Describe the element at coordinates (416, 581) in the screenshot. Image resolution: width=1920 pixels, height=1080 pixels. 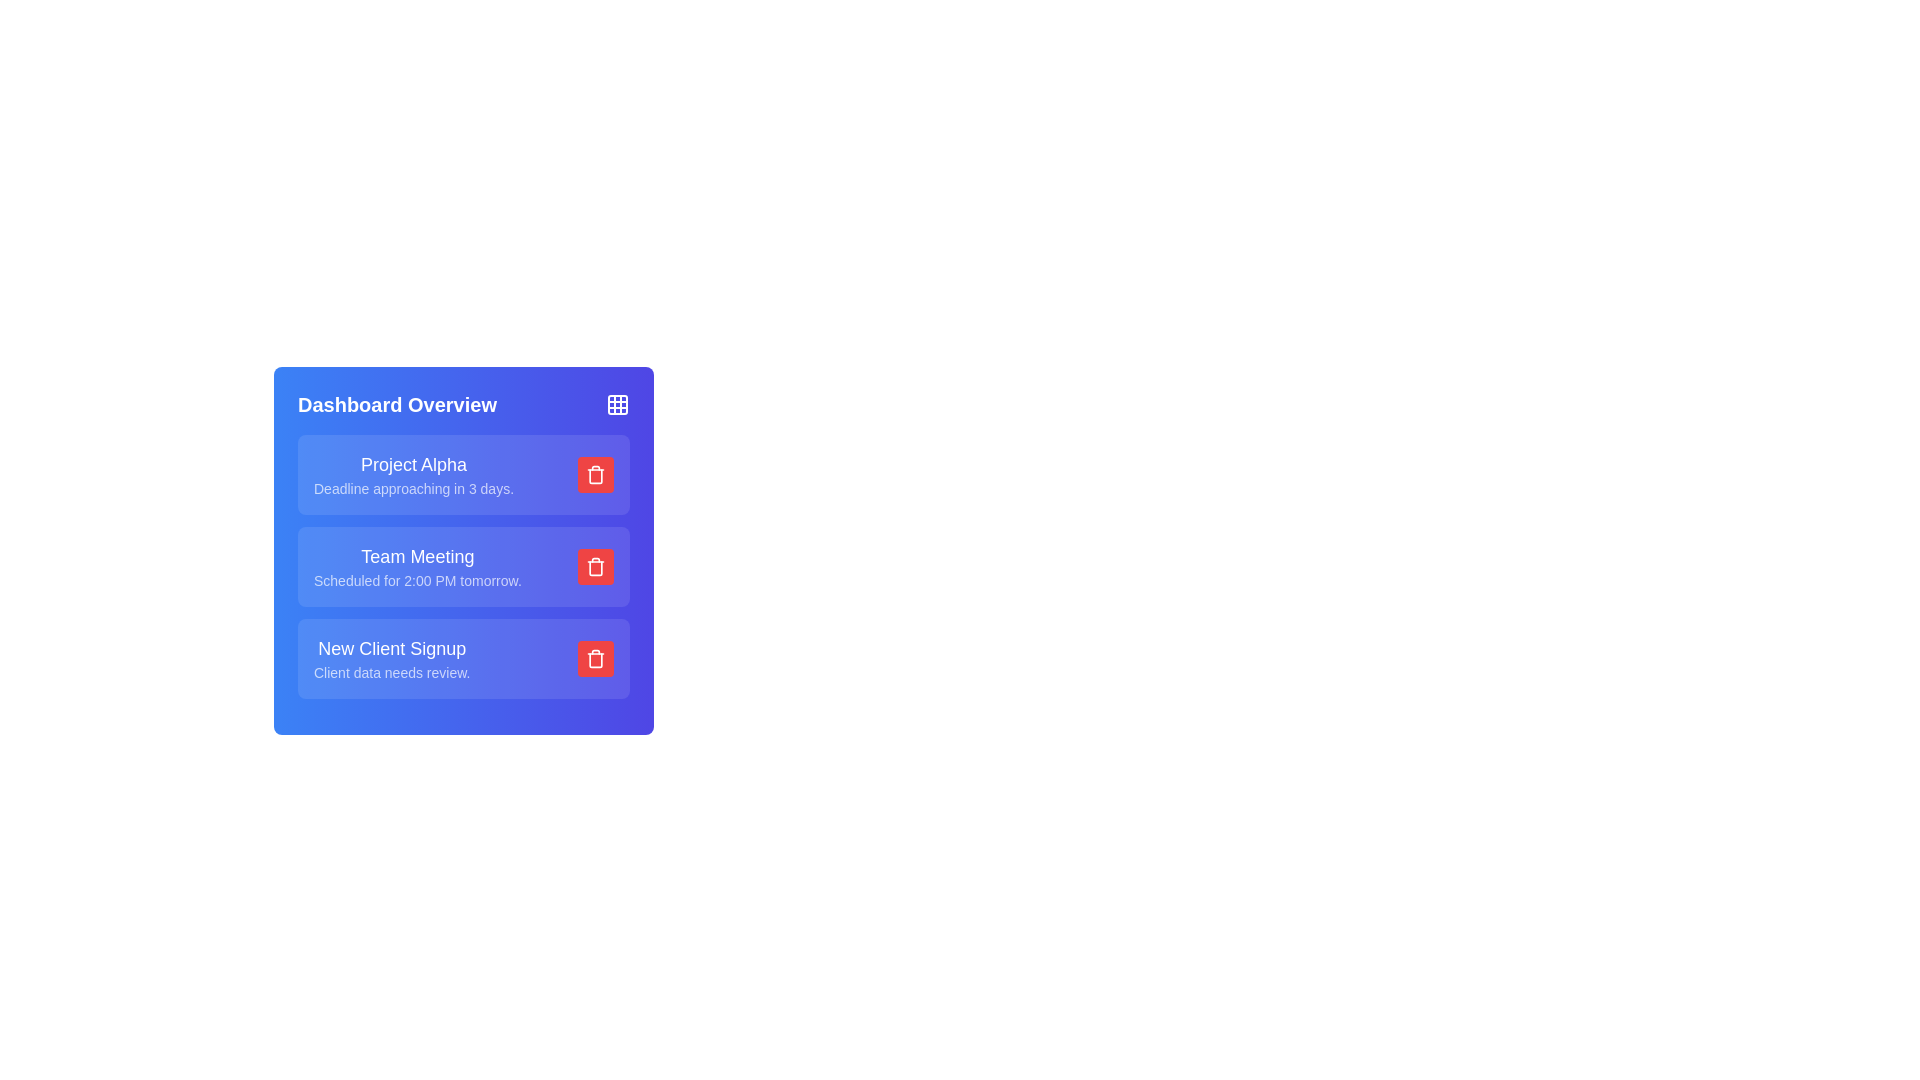
I see `the text label that reads 'Scheduled for 2:00 PM tomorrow.' located below the 'Team Meeting' heading, within a blue rounded box` at that location.